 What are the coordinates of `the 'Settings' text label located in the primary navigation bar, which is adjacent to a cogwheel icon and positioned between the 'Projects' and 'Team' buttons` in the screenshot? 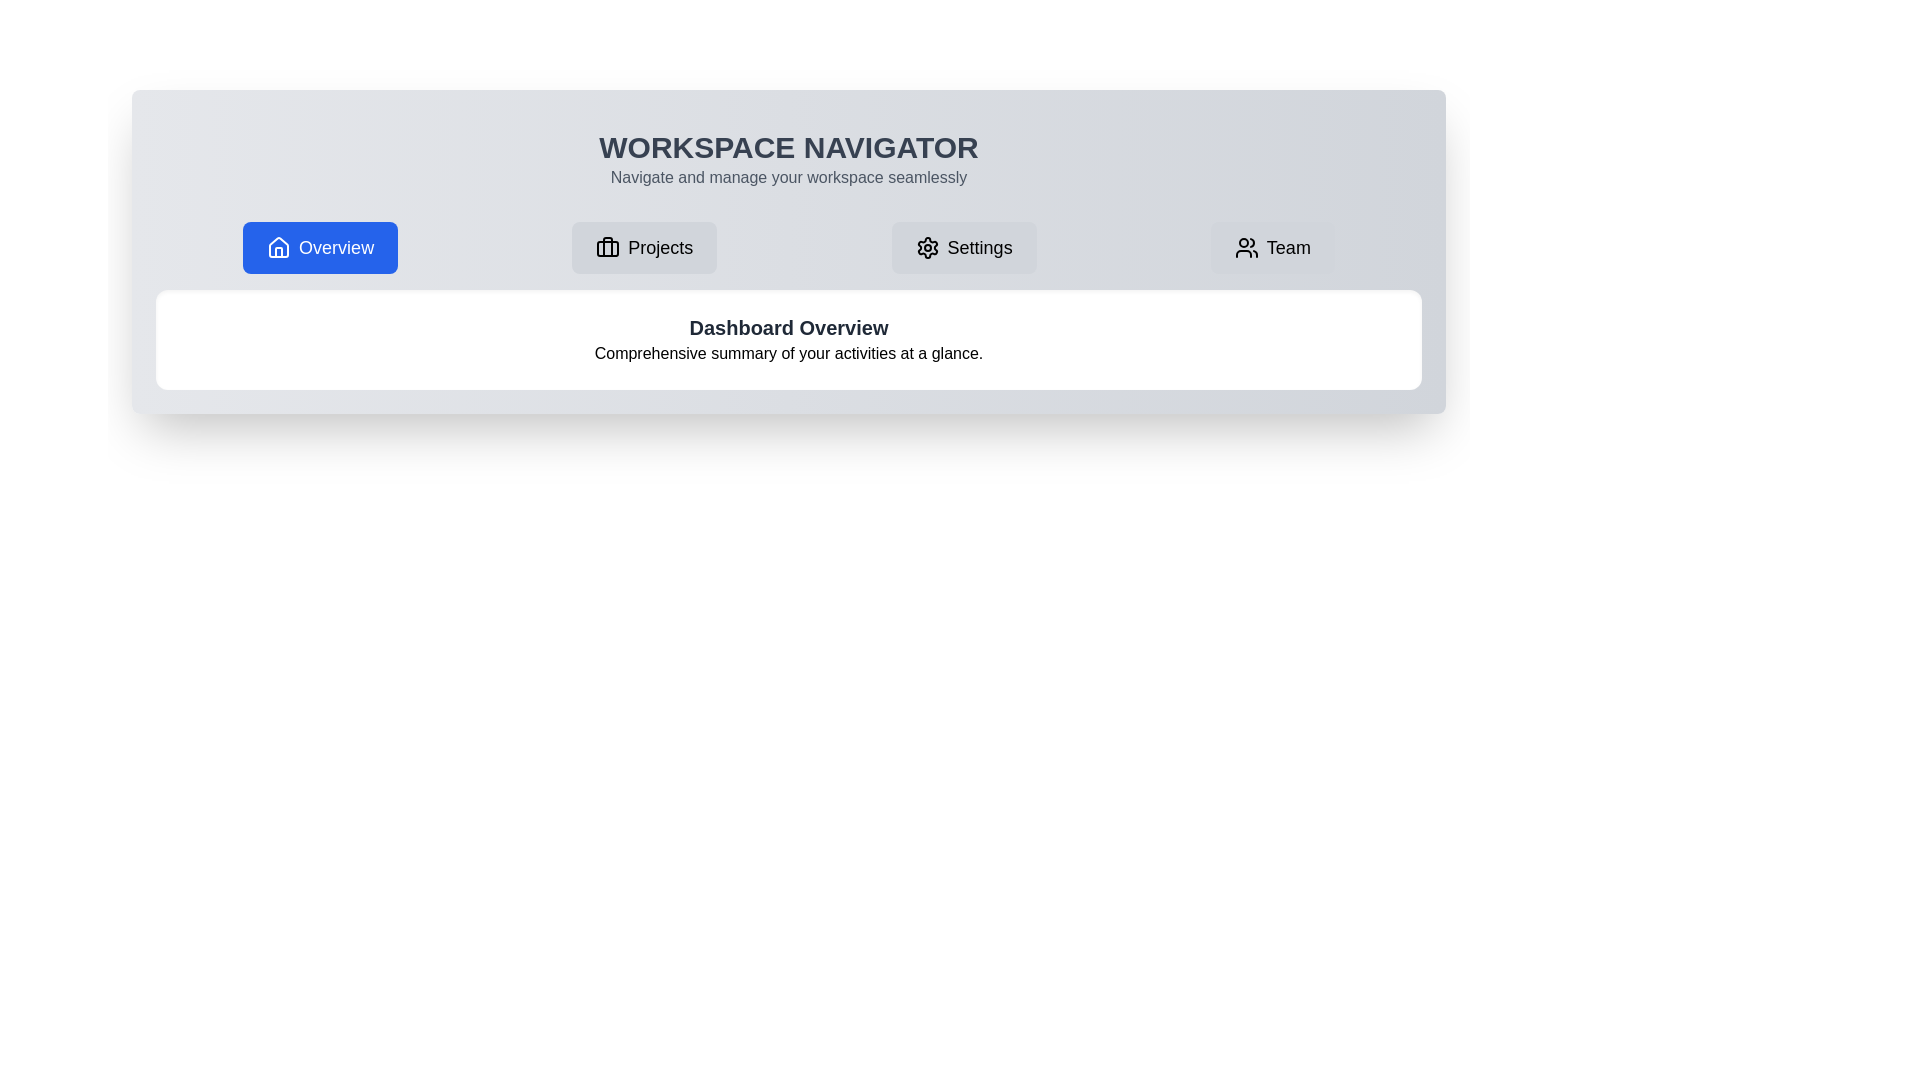 It's located at (980, 246).